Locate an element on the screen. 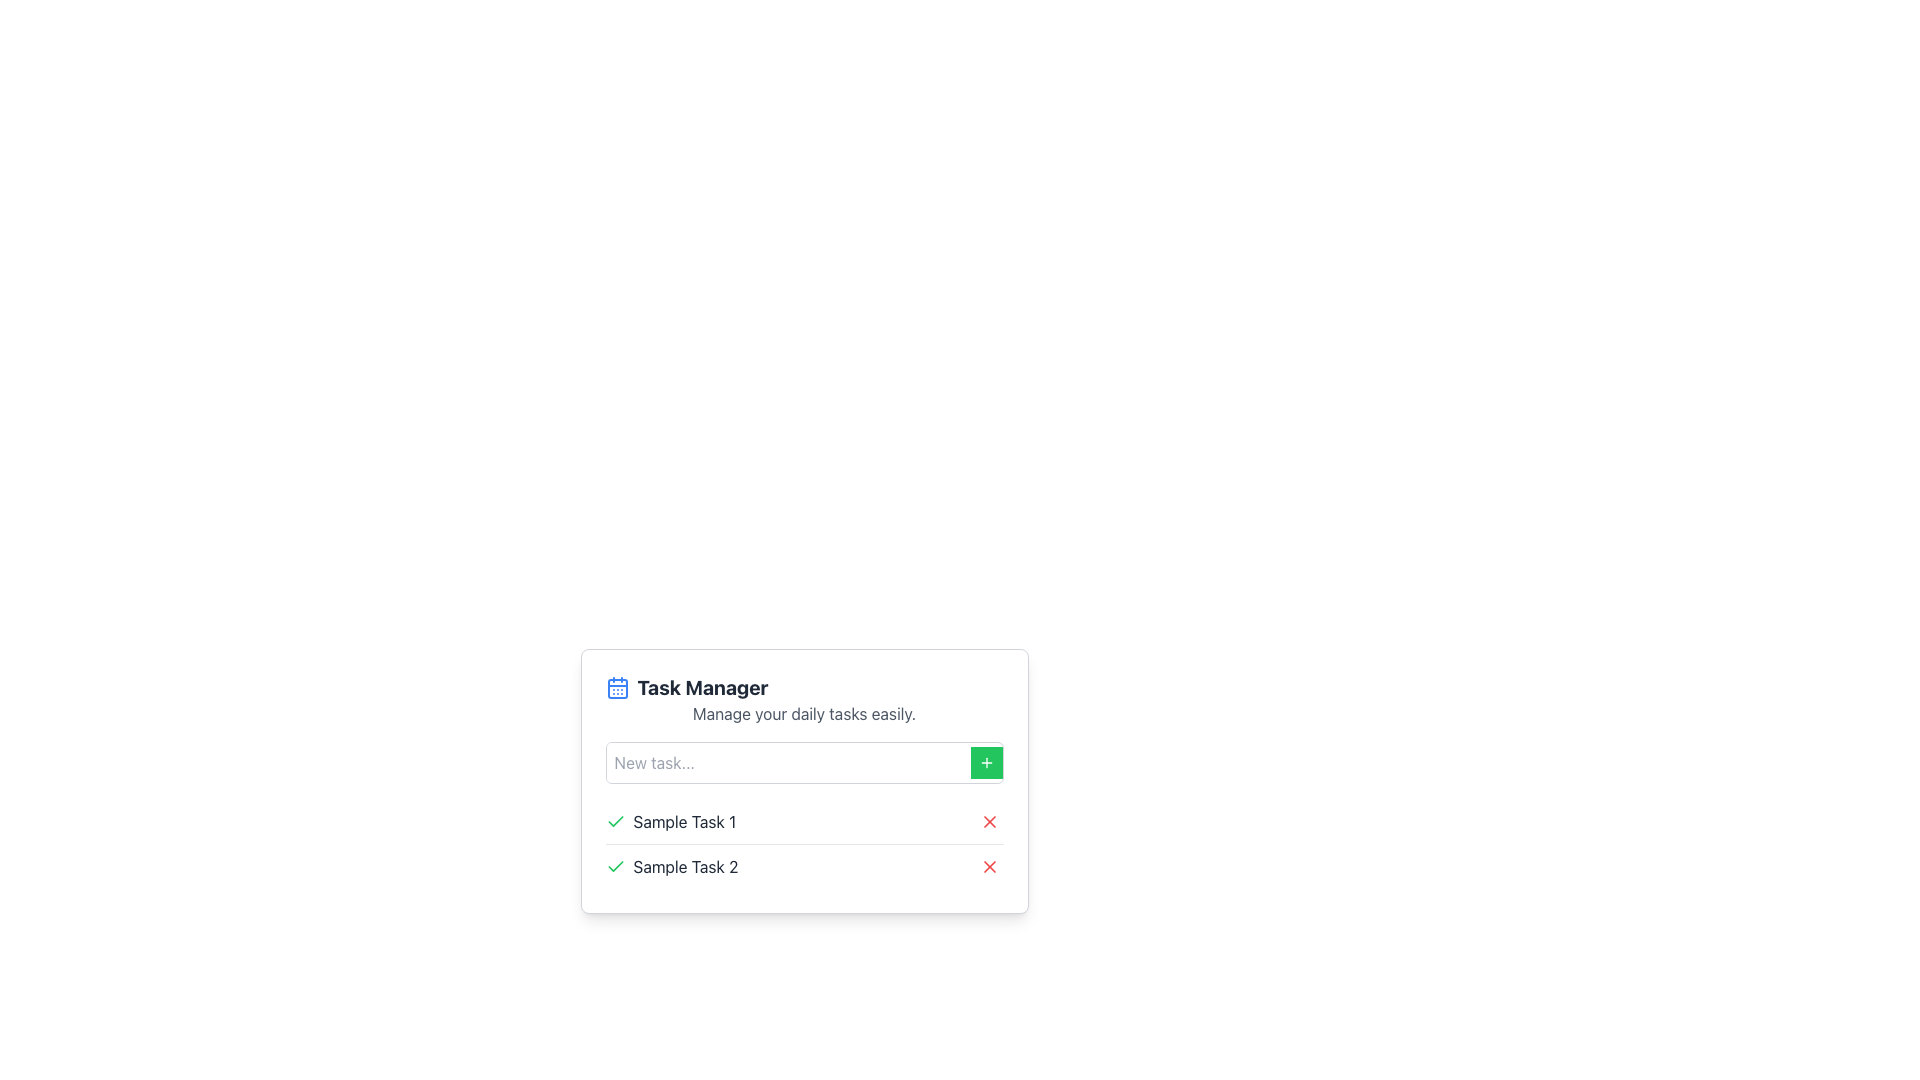  the red circular button with a white 'X' icon, which is located to the far-right of the 'Sample Task 1' in the task list under the 'Task Manager' section is located at coordinates (989, 821).